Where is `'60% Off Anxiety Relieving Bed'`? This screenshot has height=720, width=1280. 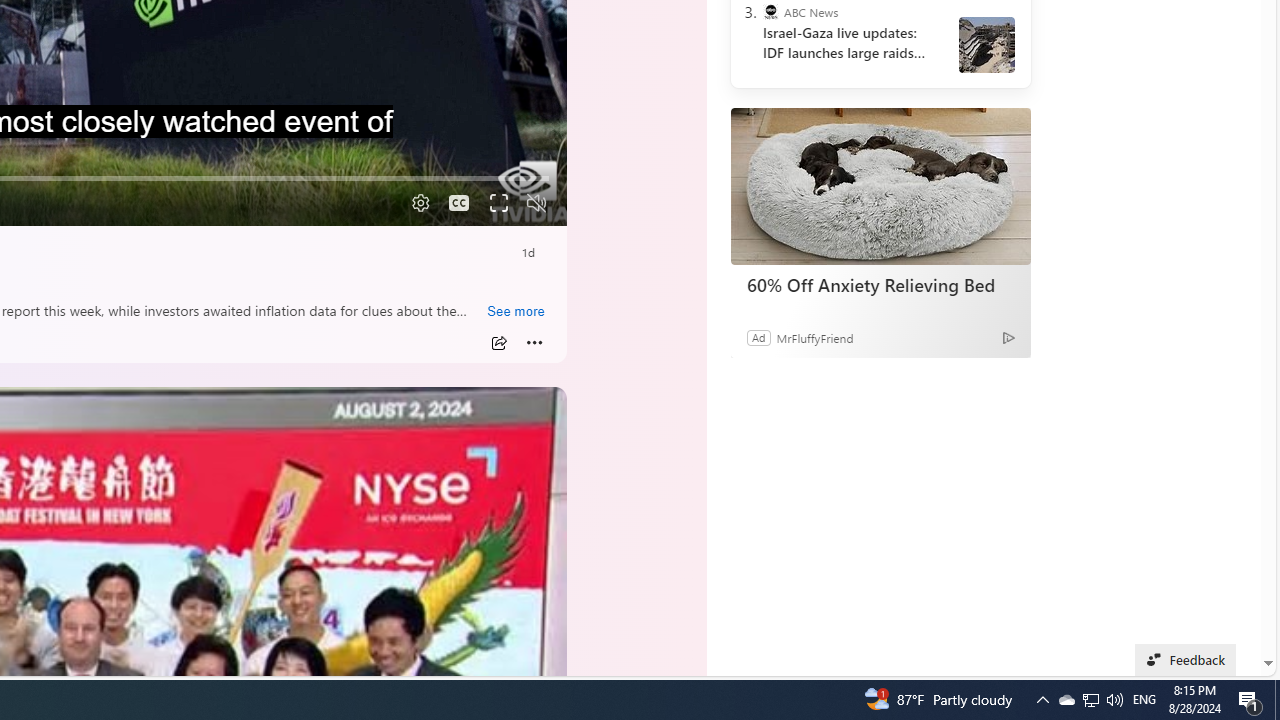 '60% Off Anxiety Relieving Bed' is located at coordinates (880, 186).